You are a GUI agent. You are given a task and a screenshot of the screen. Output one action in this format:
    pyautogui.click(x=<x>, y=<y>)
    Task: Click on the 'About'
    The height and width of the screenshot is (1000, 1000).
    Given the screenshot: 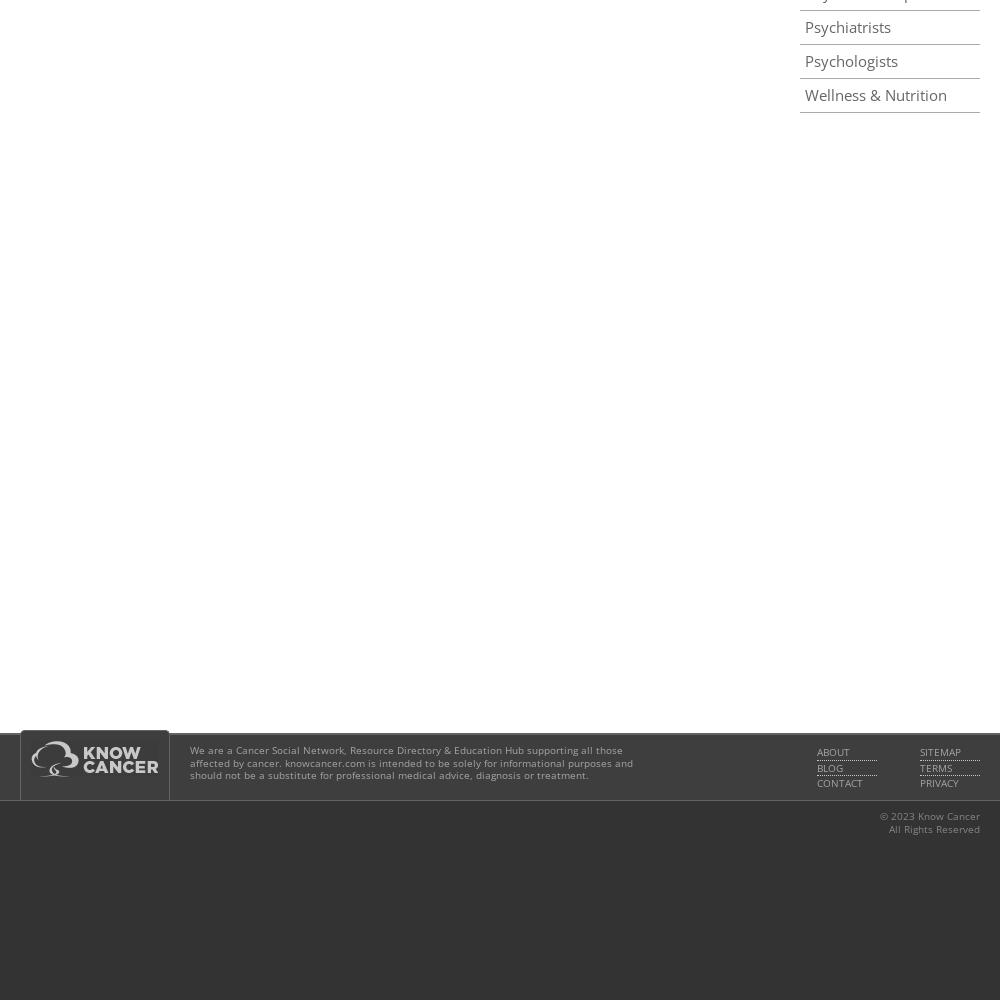 What is the action you would take?
    pyautogui.click(x=816, y=752)
    